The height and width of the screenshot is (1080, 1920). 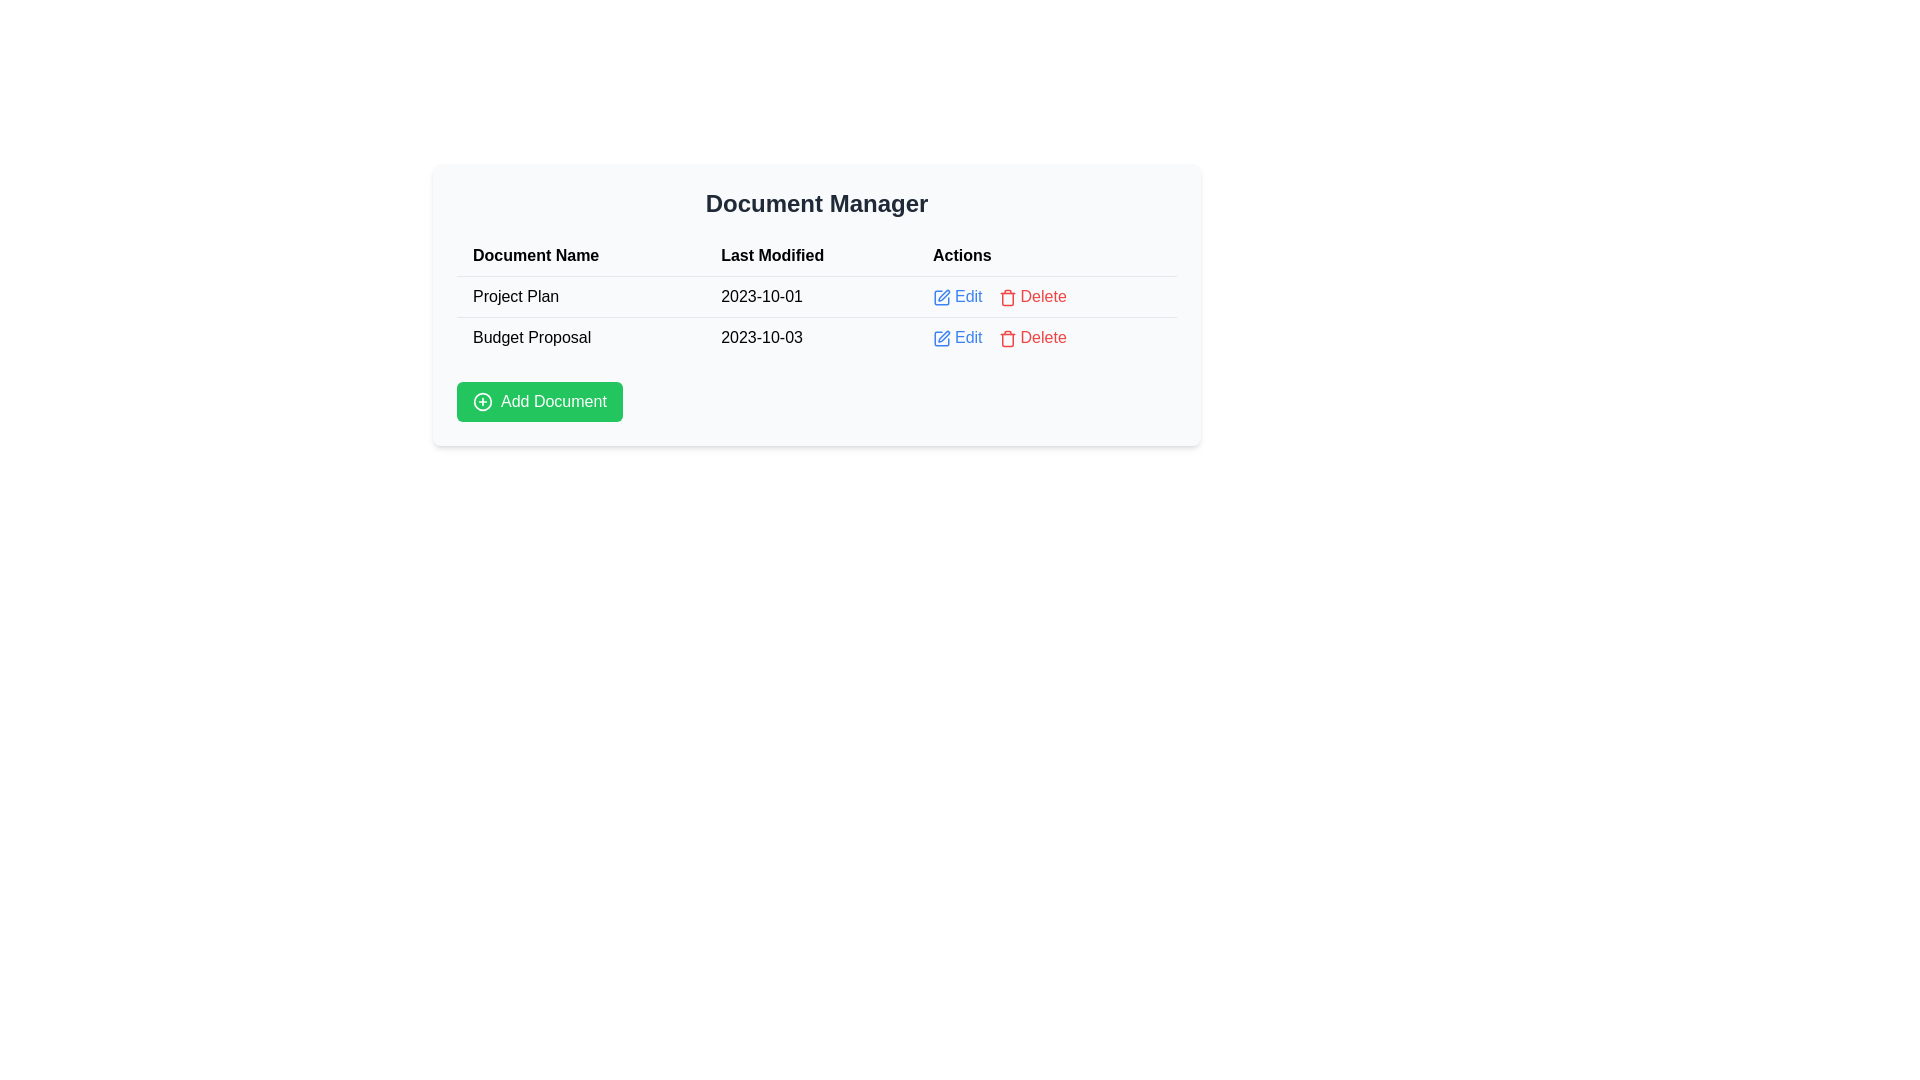 I want to click on the editing action icon located in the 'Actions' column of the second row of the table, so click(x=943, y=335).